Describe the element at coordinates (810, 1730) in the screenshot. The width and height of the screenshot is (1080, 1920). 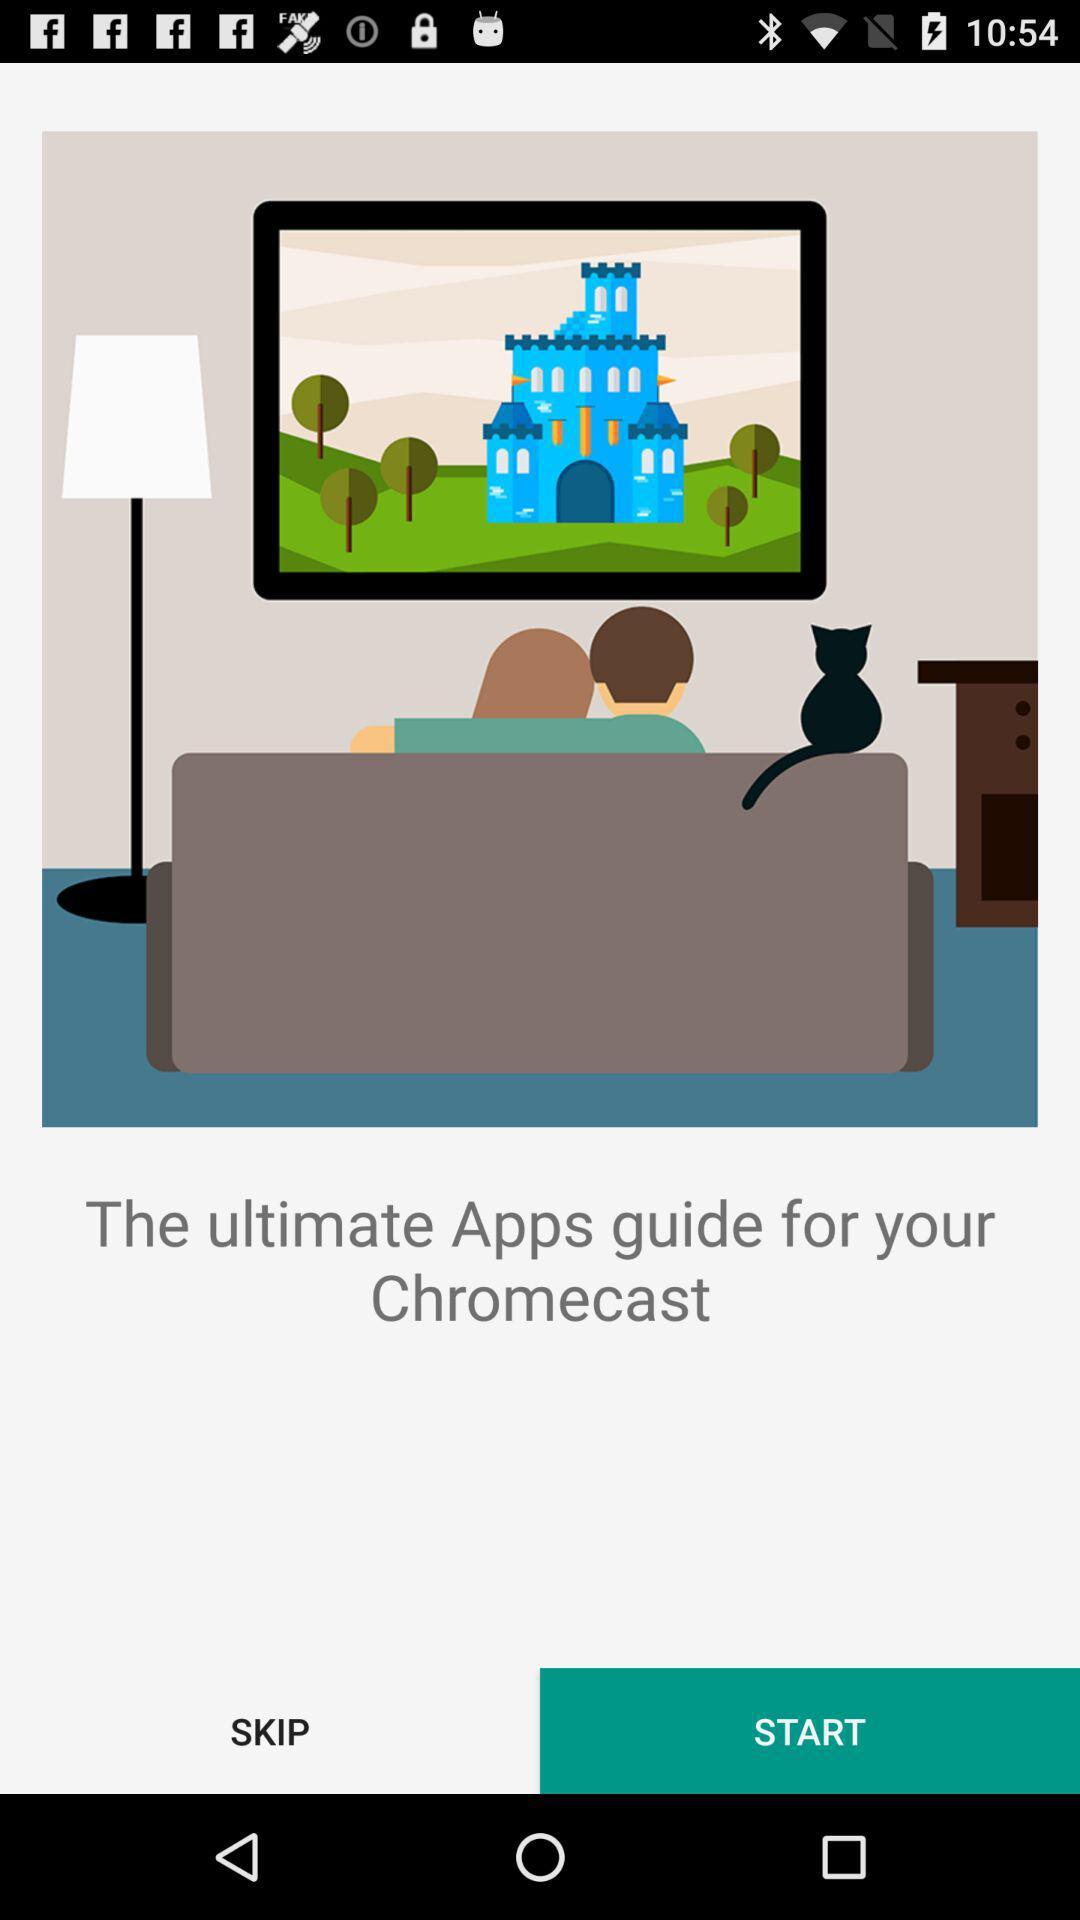
I see `item at the bottom right corner` at that location.